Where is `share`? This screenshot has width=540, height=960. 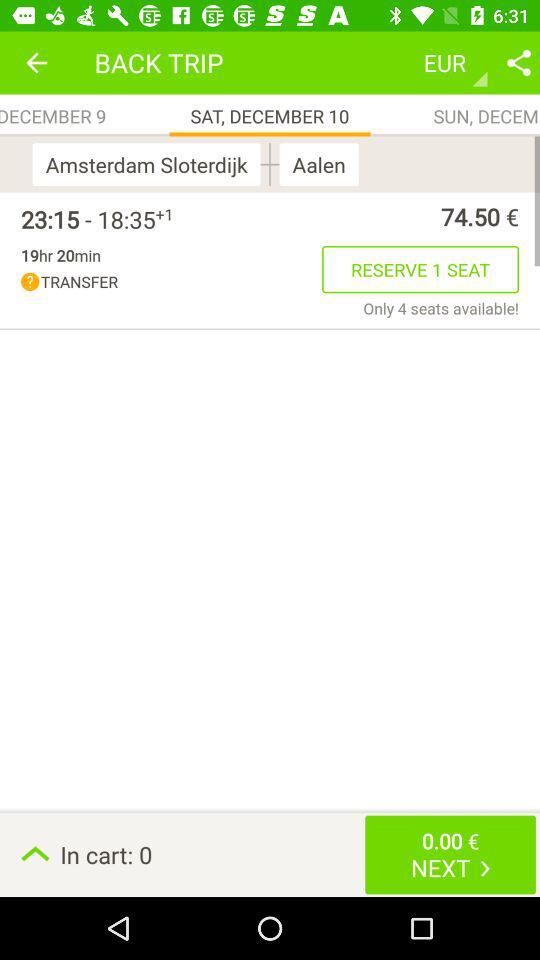
share is located at coordinates (518, 62).